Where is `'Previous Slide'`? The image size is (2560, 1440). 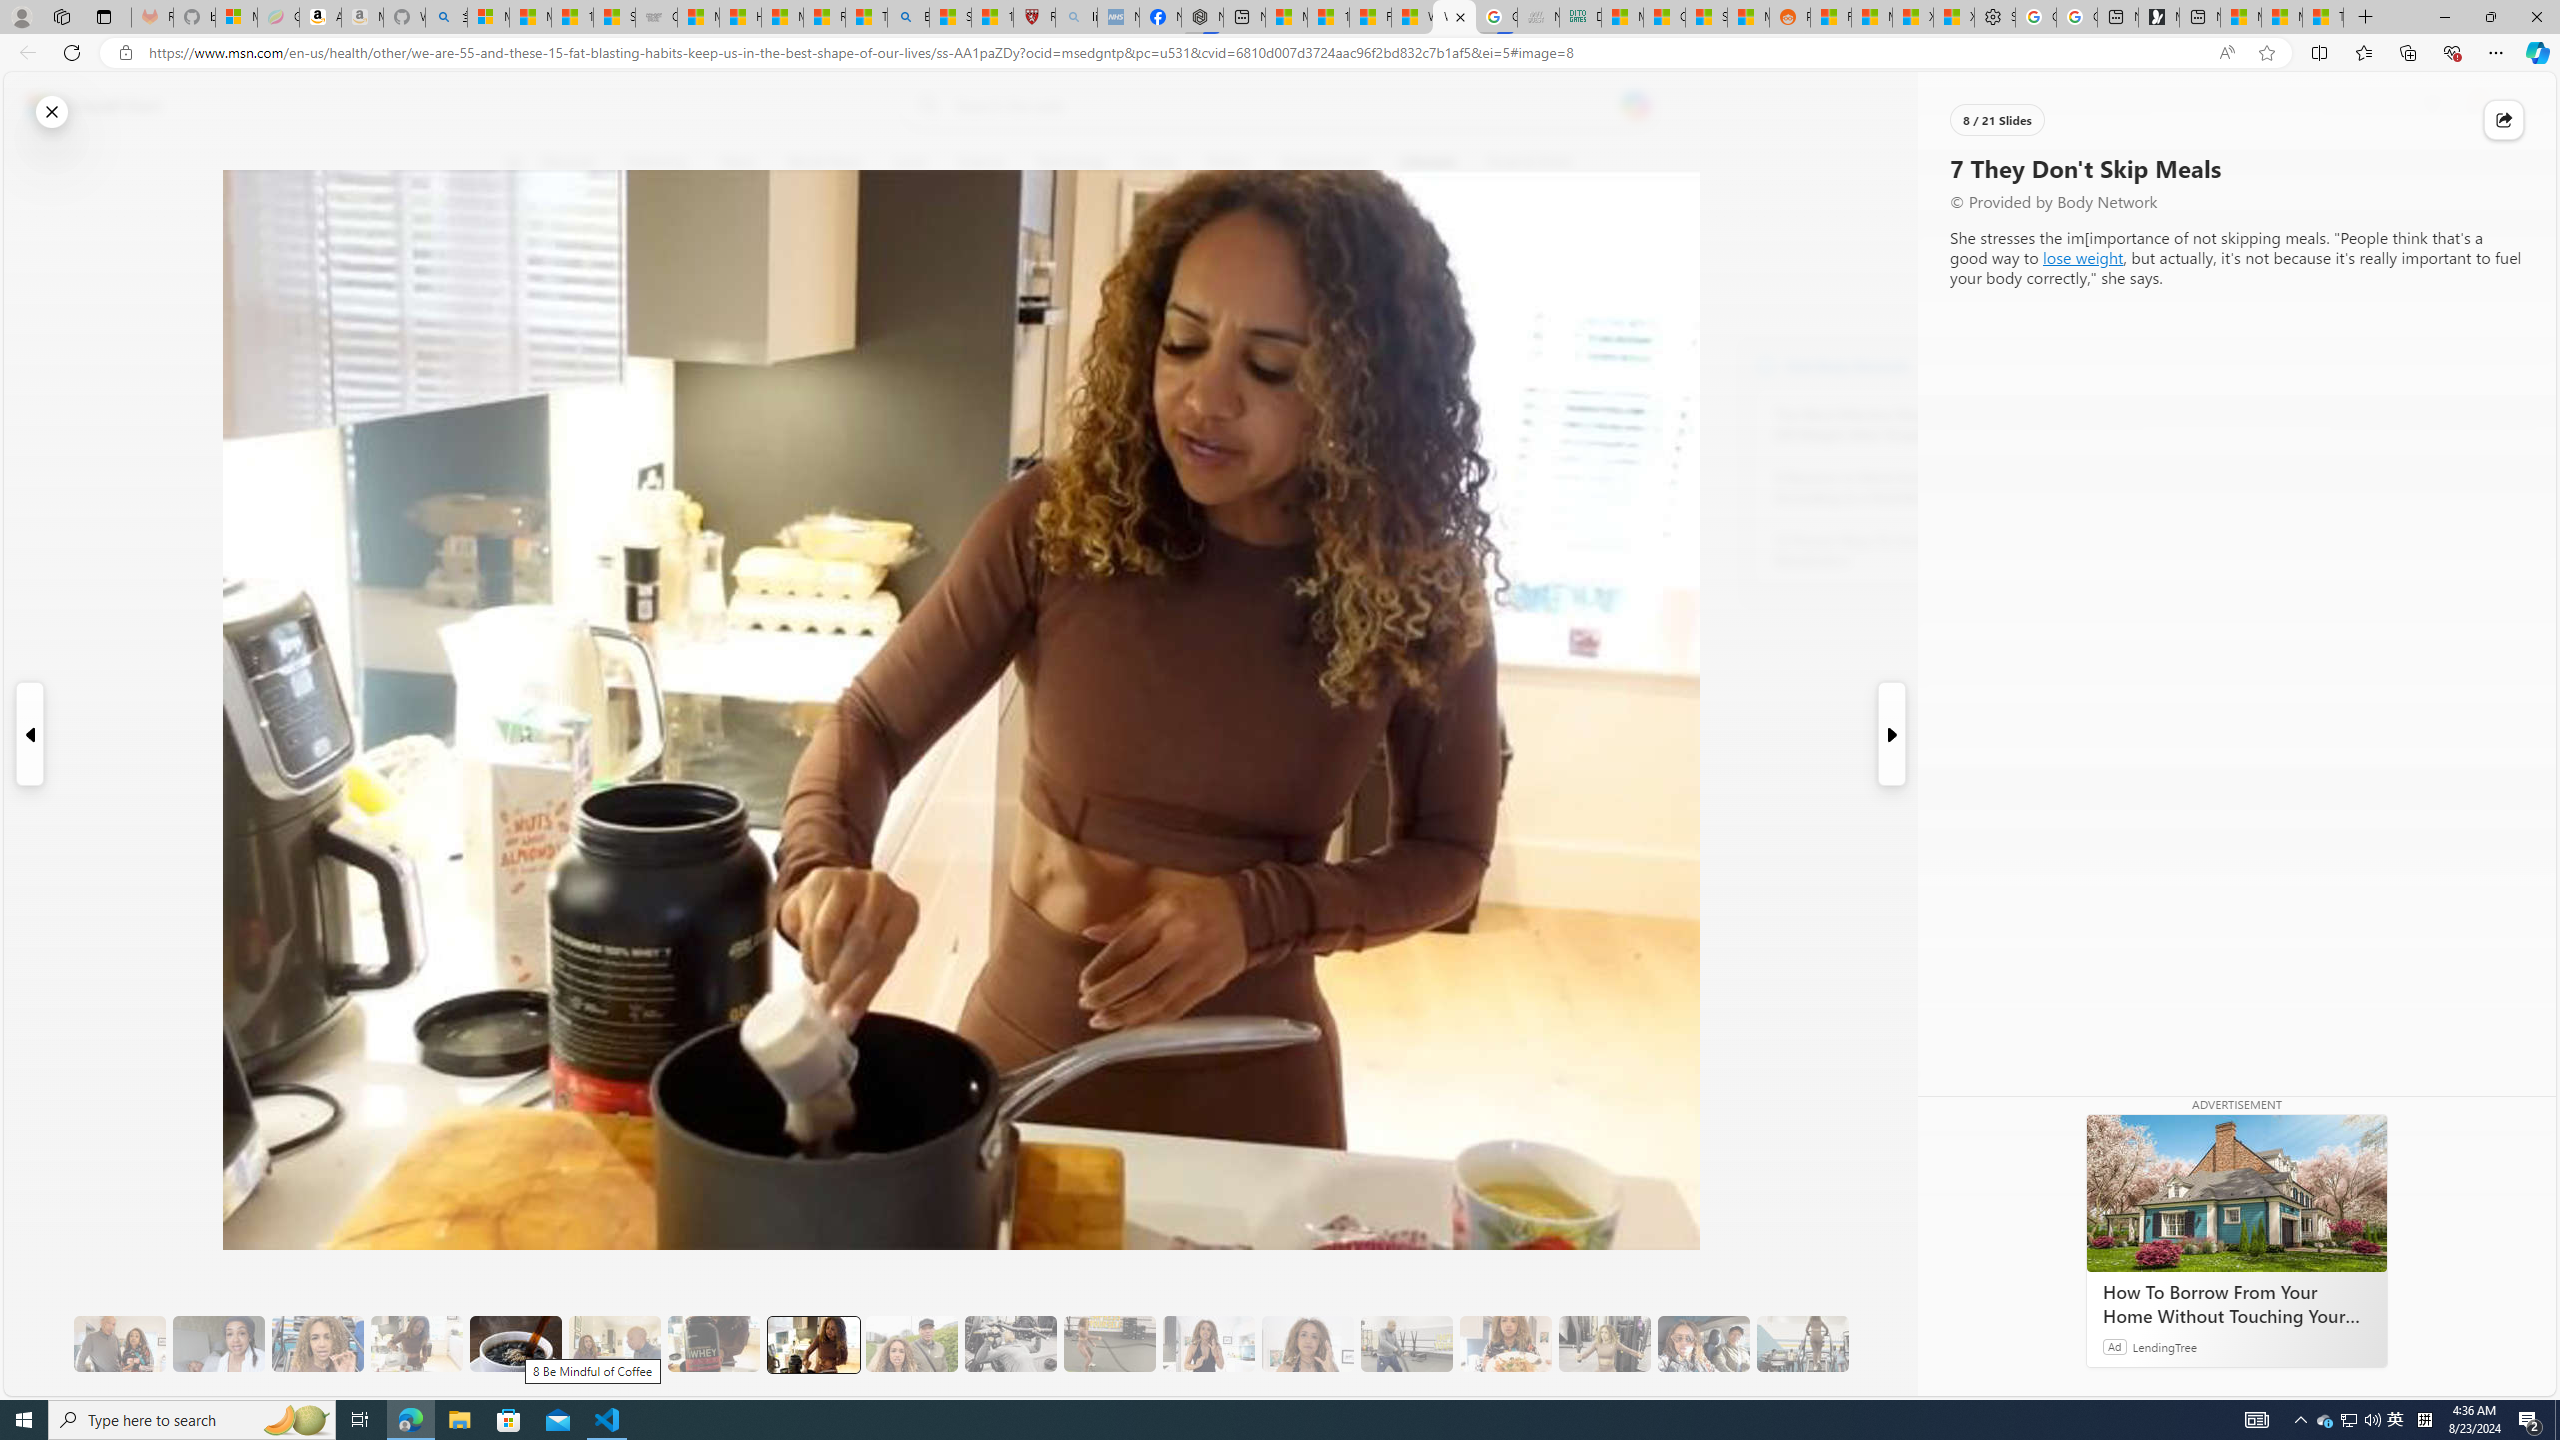 'Previous Slide' is located at coordinates (28, 734).